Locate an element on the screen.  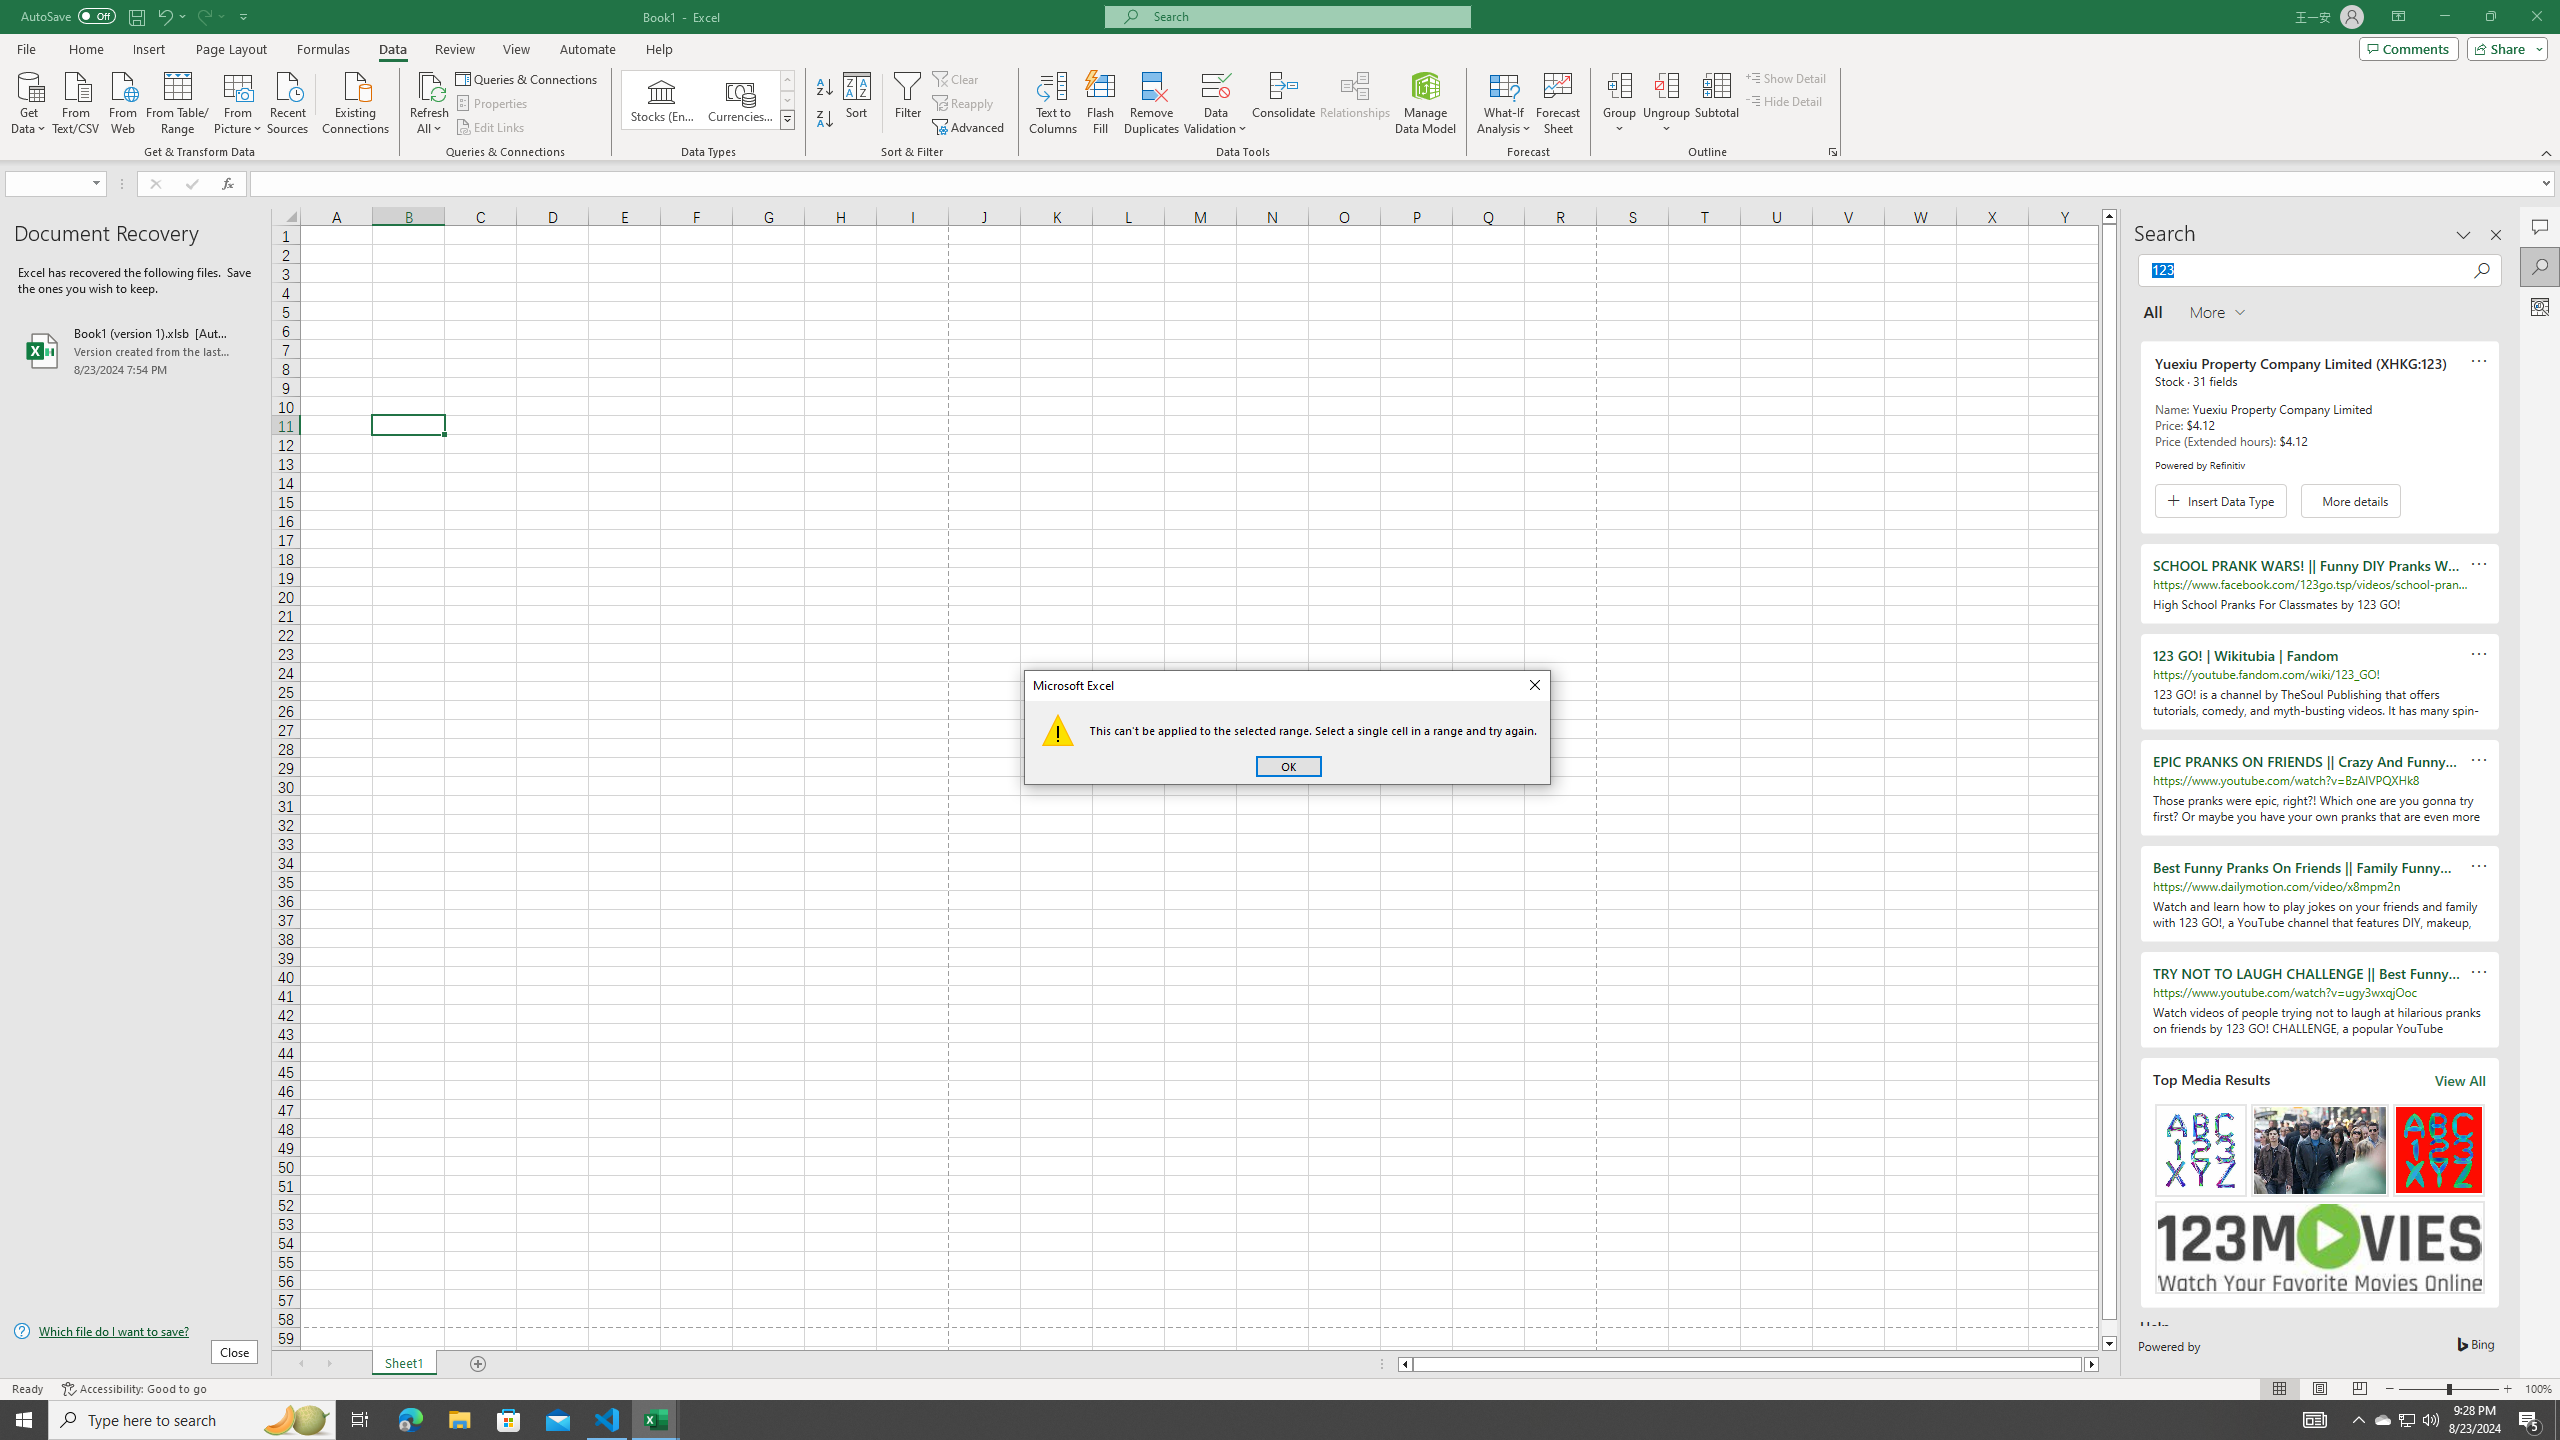
'Get Data' is located at coordinates (28, 100).